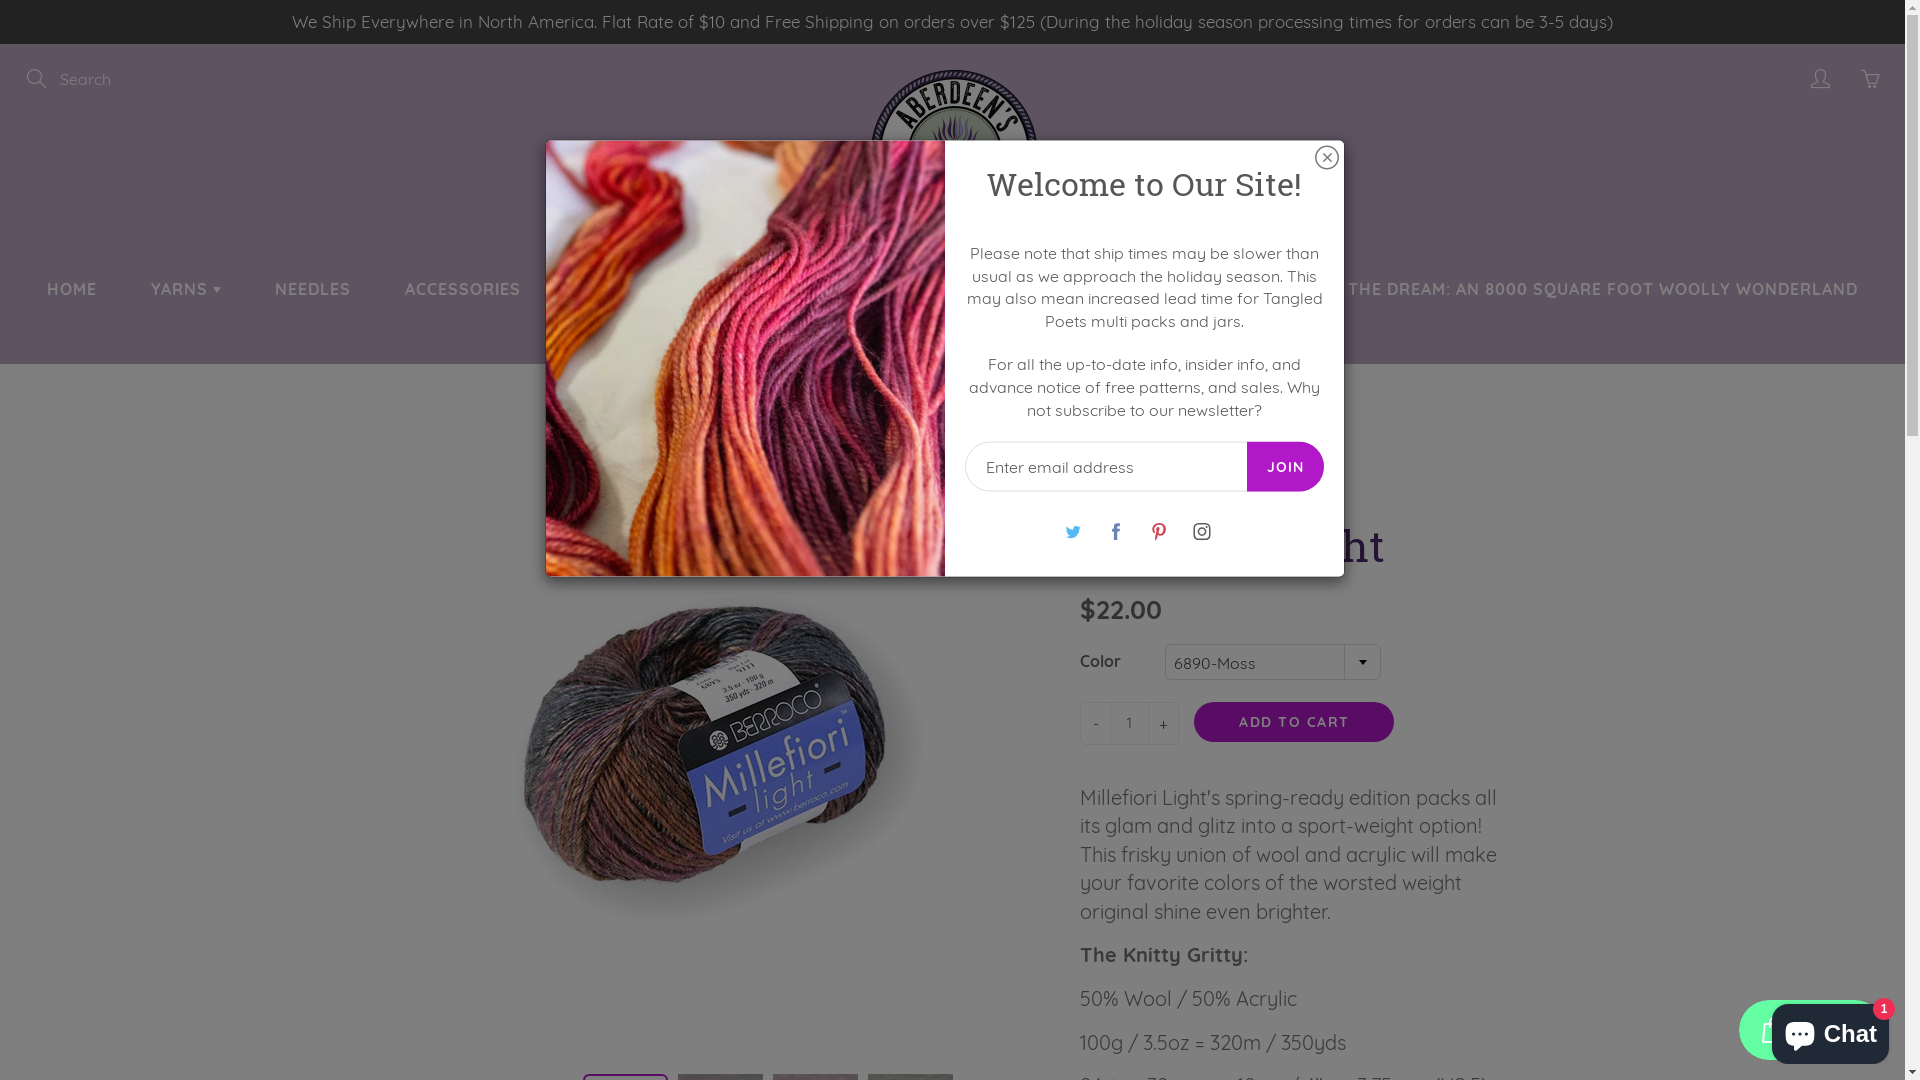 This screenshot has height=1080, width=1920. Describe the element at coordinates (1559, 289) in the screenshot. I see `'BUILDING THE DREAM: AN 8000 SQUARE FOOT WOOLLY WONDERLAND'` at that location.